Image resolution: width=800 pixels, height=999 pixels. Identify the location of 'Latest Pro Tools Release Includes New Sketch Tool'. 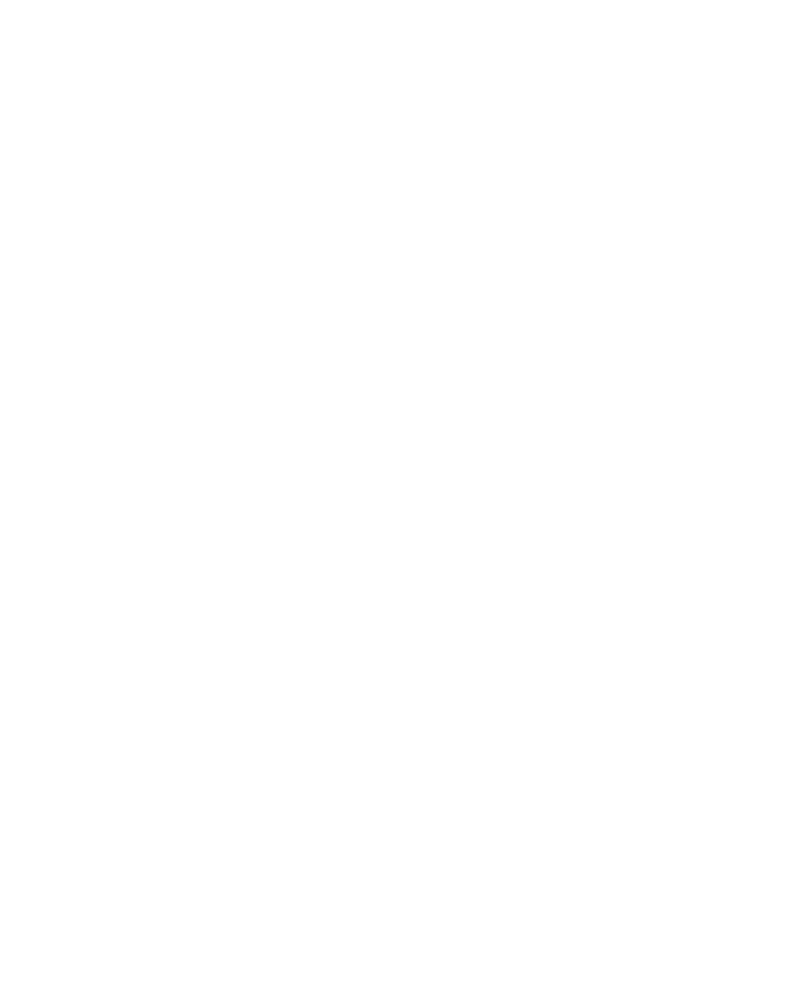
(331, 958).